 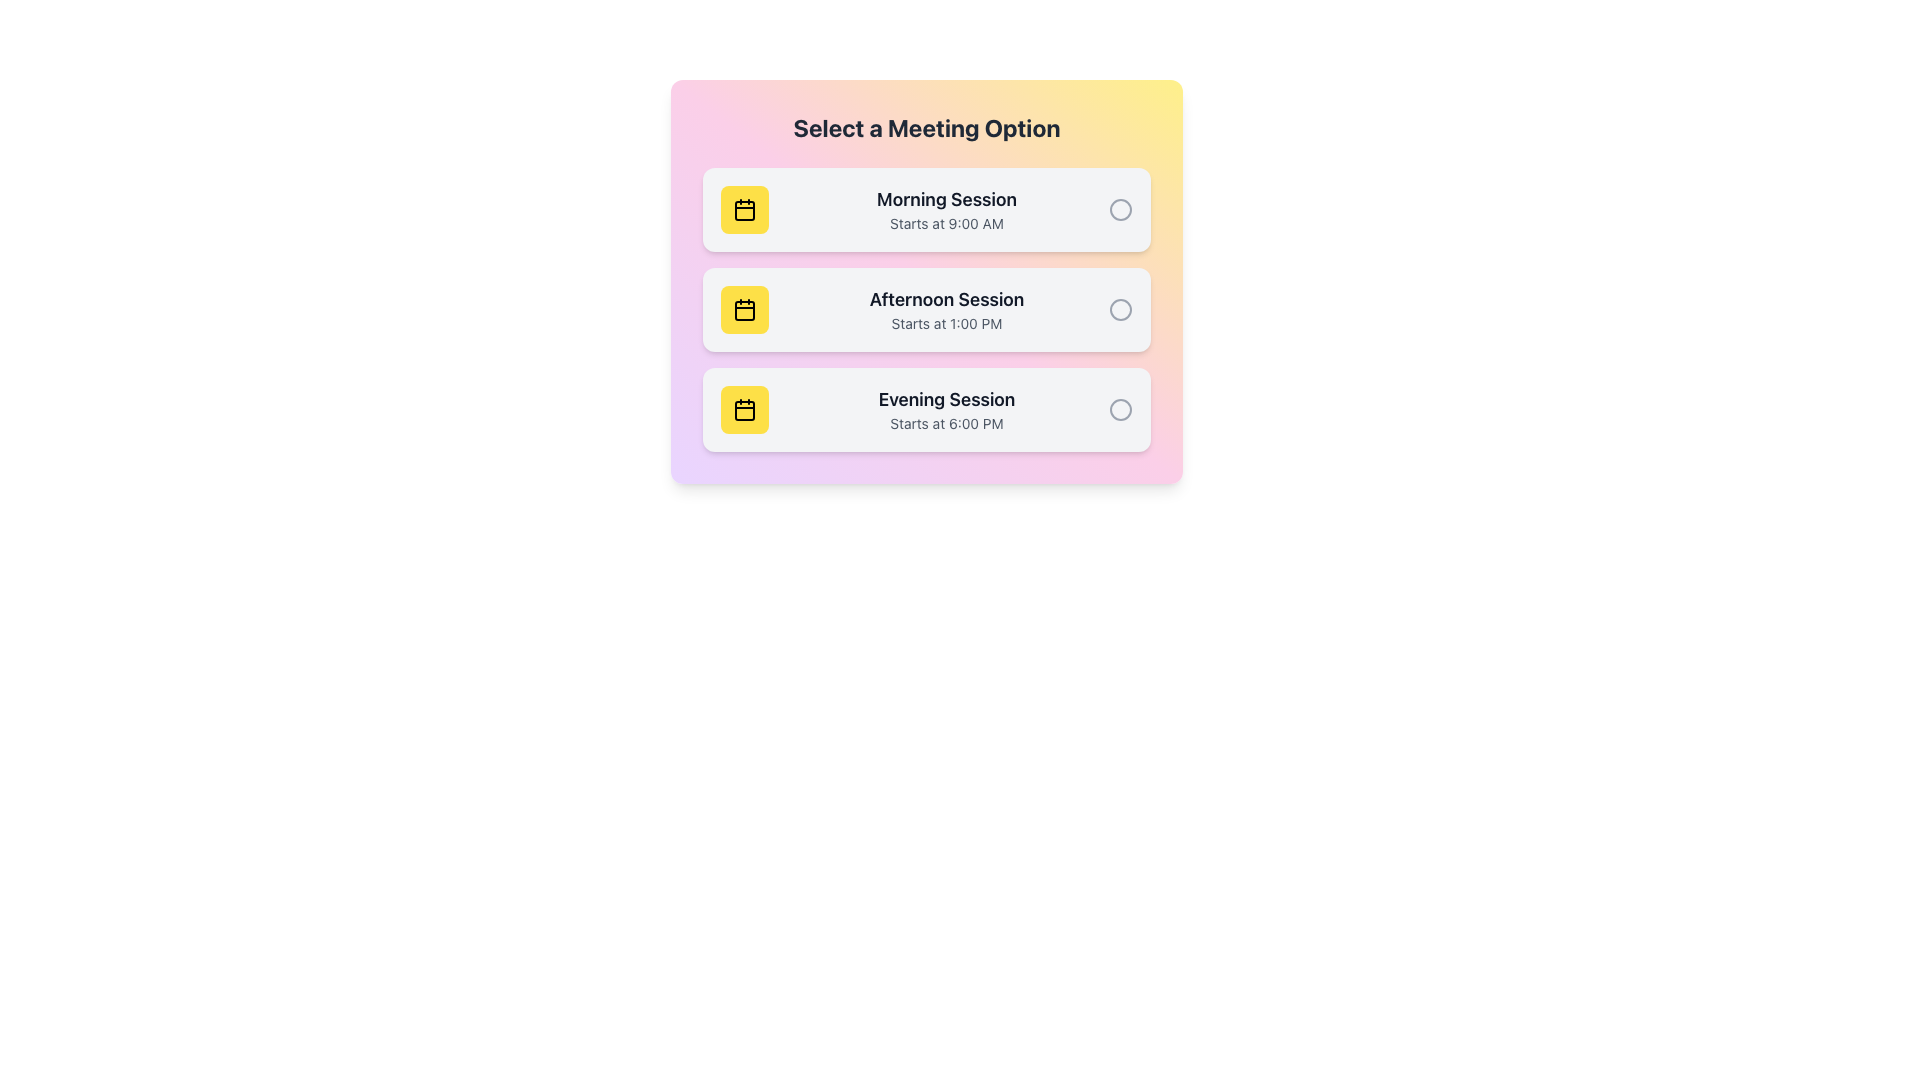 I want to click on the 'Afternoon Session' selectable list item, so click(x=925, y=309).